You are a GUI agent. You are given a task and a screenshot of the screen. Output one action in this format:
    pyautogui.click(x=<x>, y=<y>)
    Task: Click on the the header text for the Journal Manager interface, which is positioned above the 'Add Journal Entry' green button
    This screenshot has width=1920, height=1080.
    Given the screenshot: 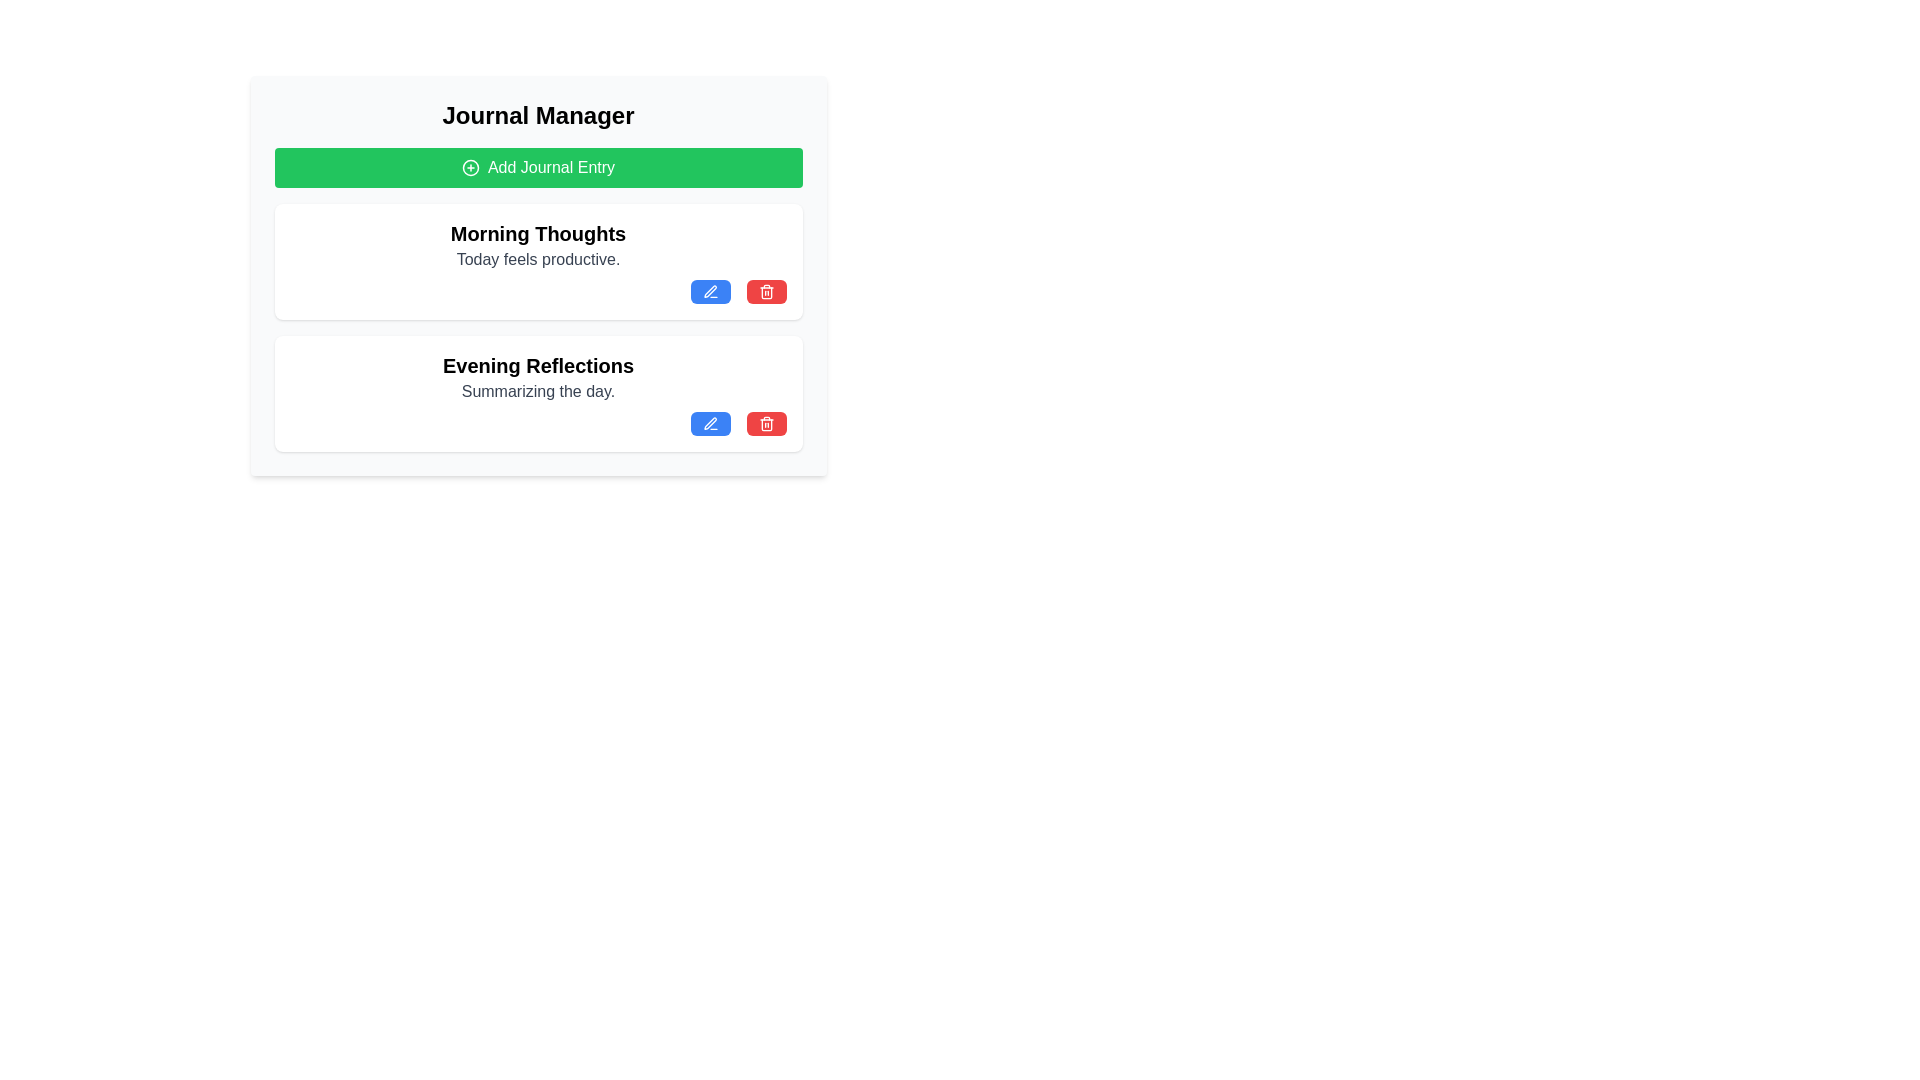 What is the action you would take?
    pyautogui.click(x=538, y=115)
    